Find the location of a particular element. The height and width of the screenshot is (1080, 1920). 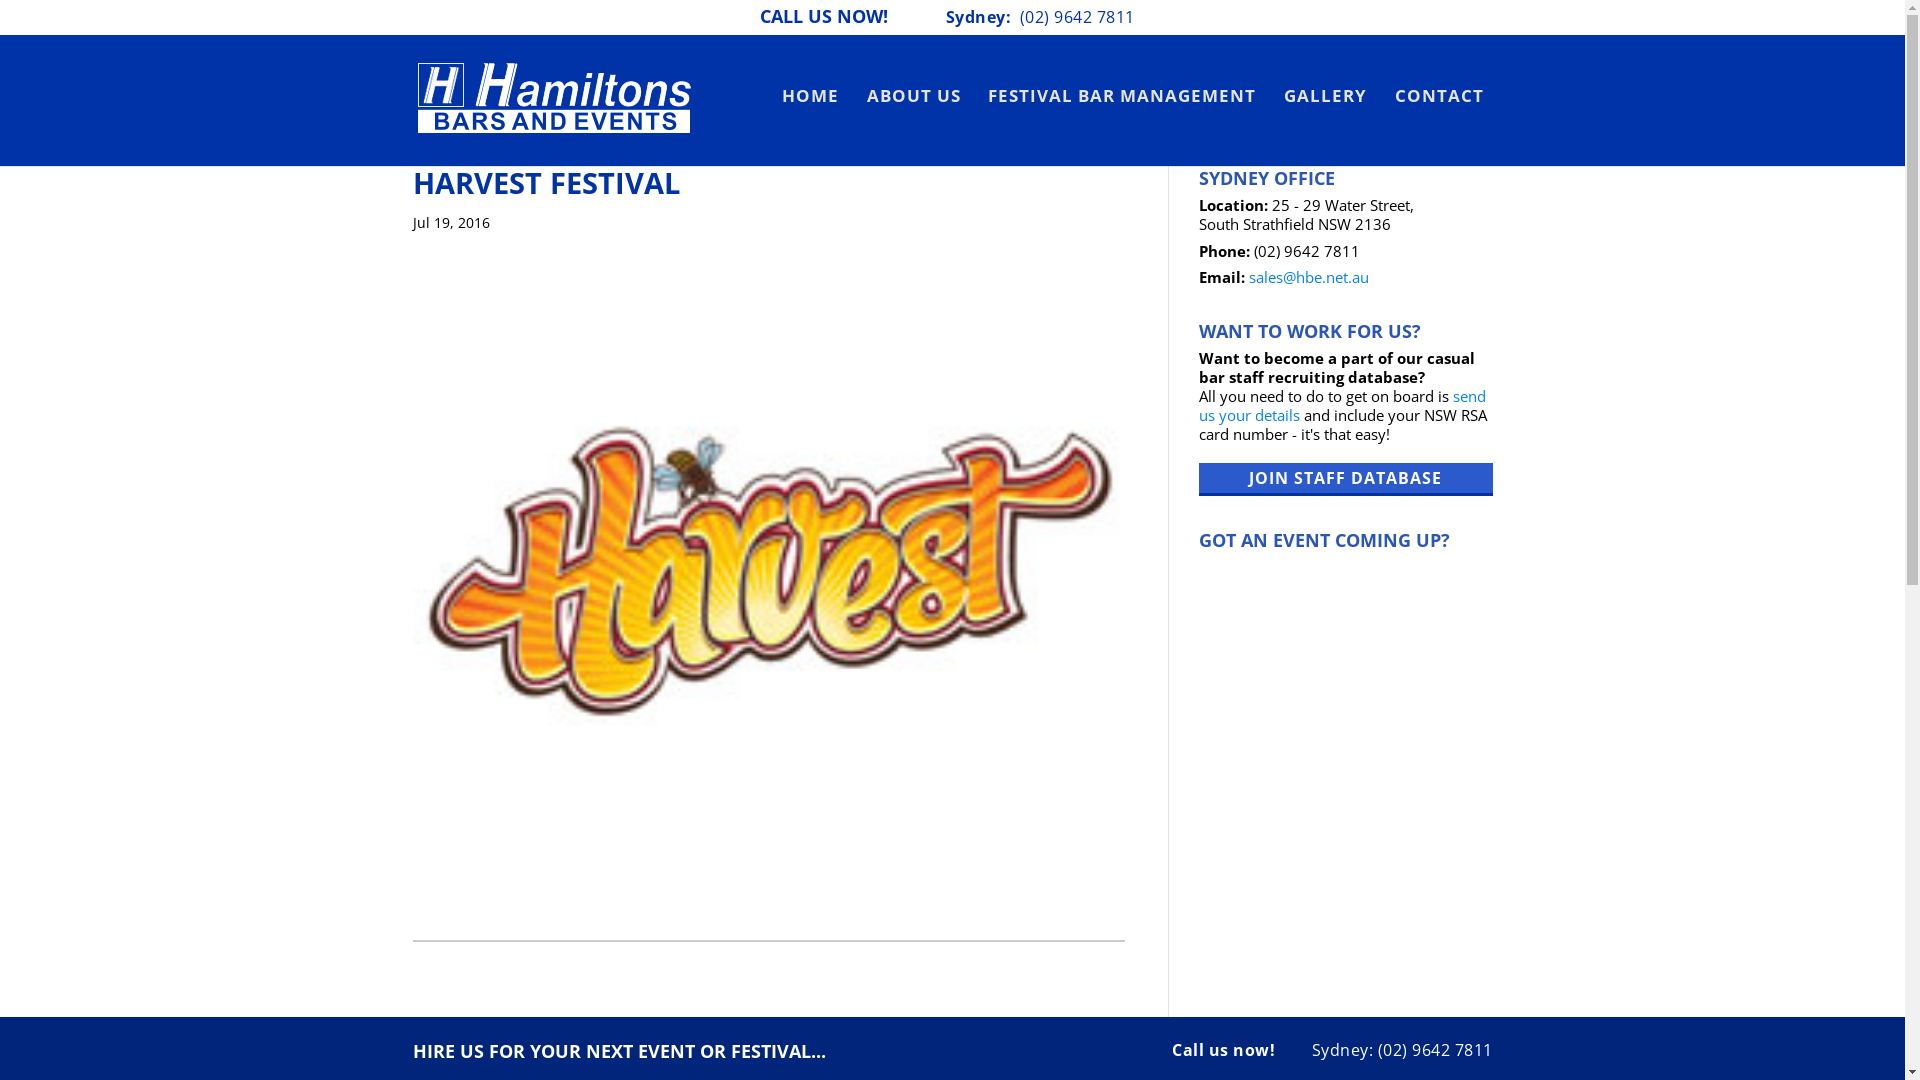

'(02) 9642 7811' is located at coordinates (1076, 16).